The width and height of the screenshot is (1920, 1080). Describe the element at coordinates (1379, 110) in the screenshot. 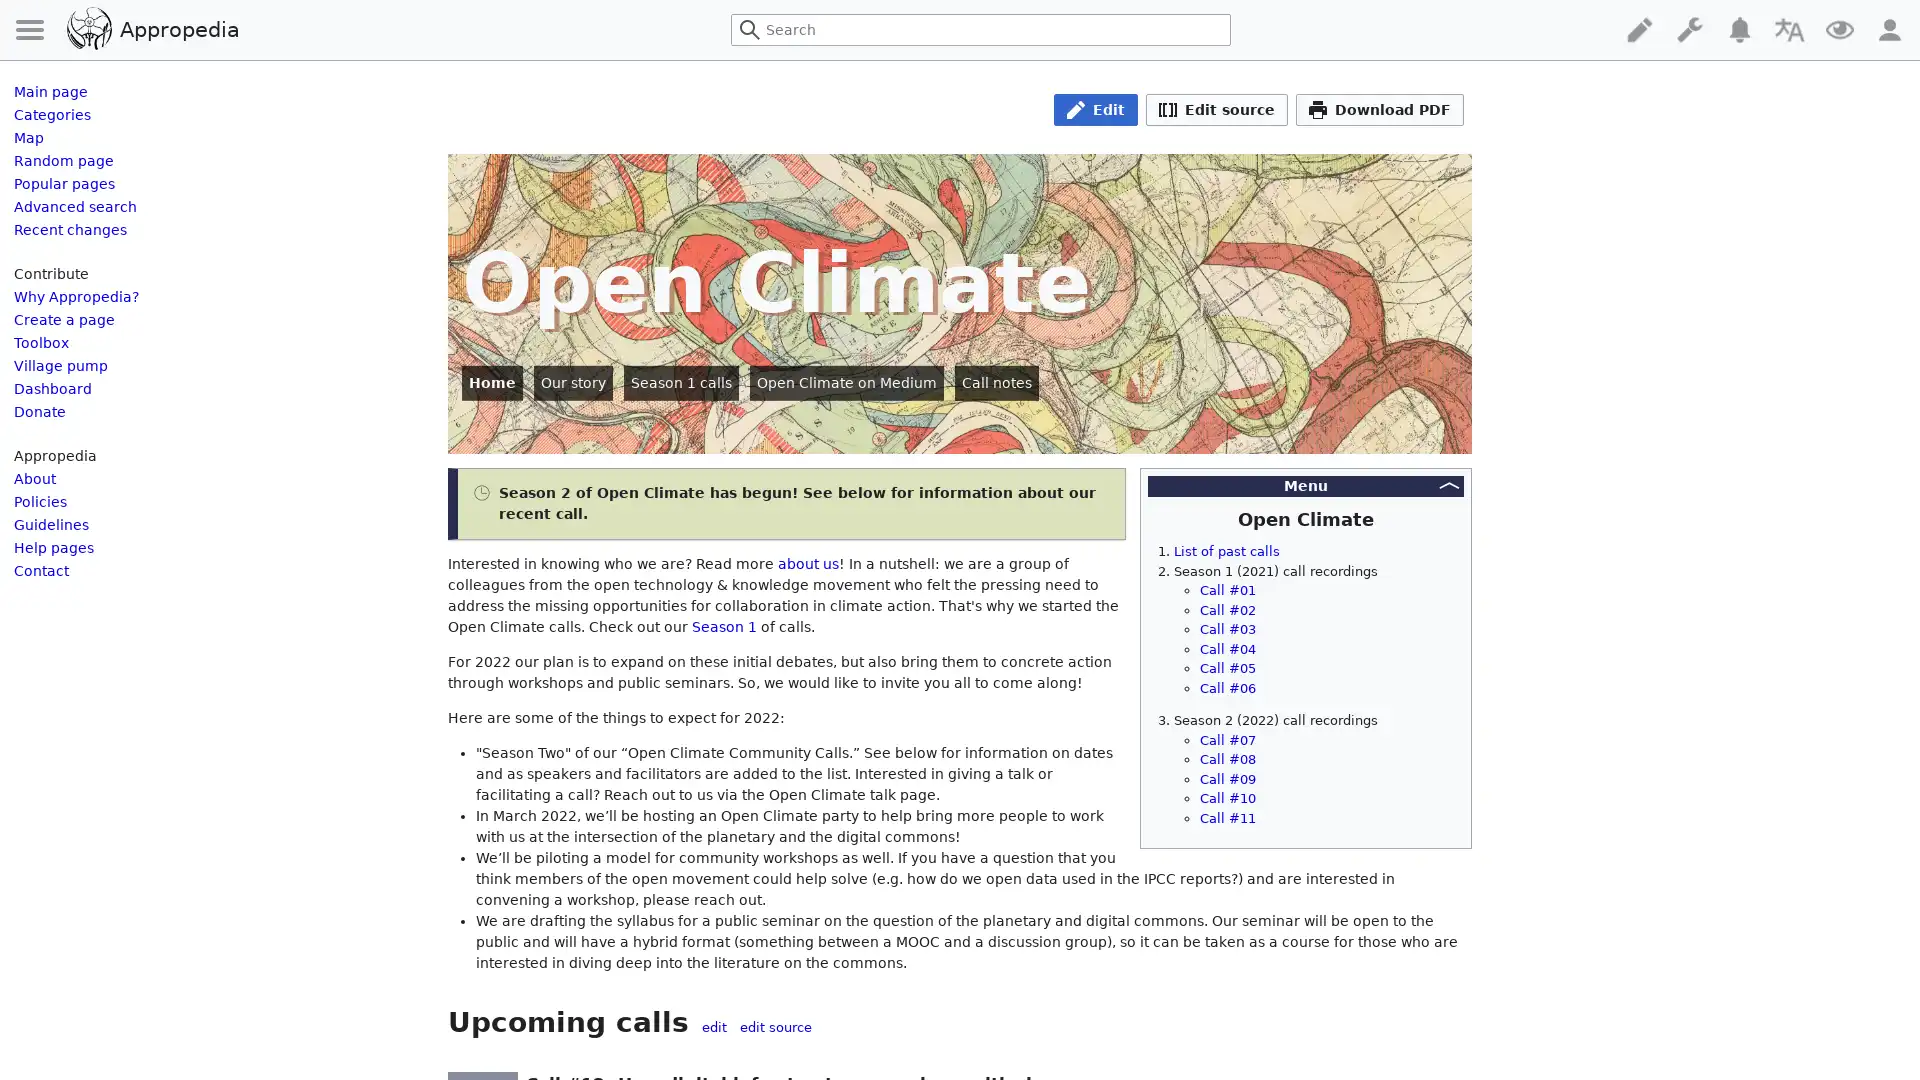

I see `Download PDF` at that location.